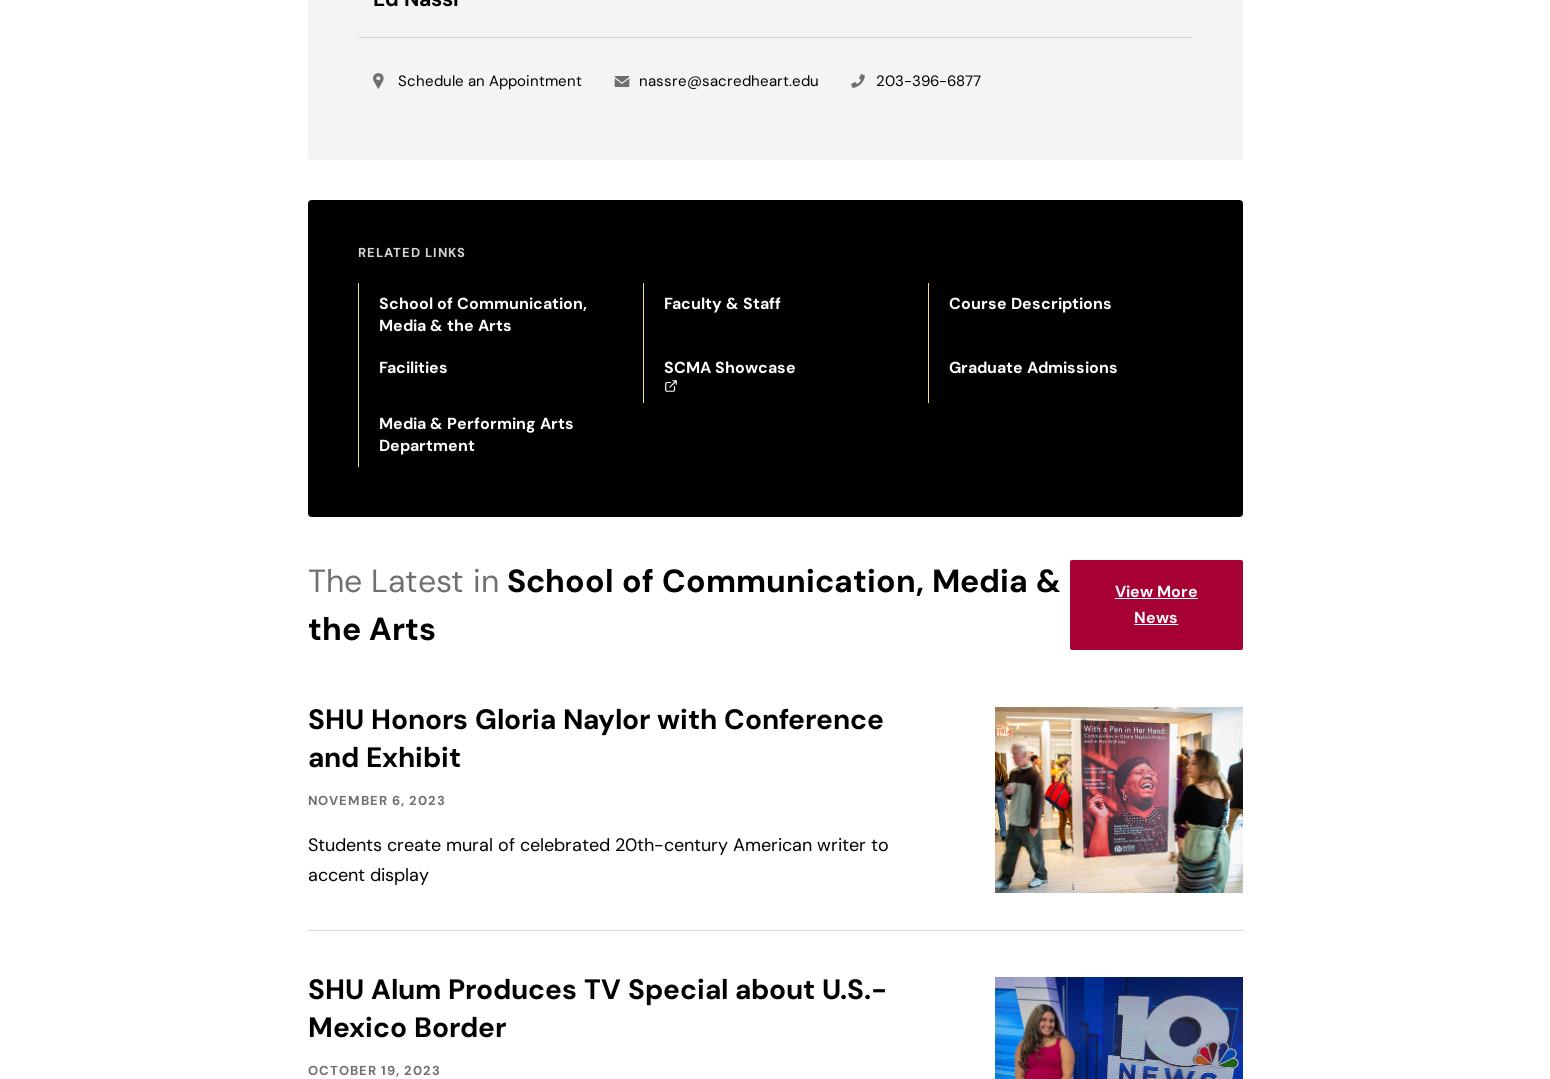 The width and height of the screenshot is (1550, 1079). What do you see at coordinates (412, 367) in the screenshot?
I see `'Facilities'` at bounding box center [412, 367].